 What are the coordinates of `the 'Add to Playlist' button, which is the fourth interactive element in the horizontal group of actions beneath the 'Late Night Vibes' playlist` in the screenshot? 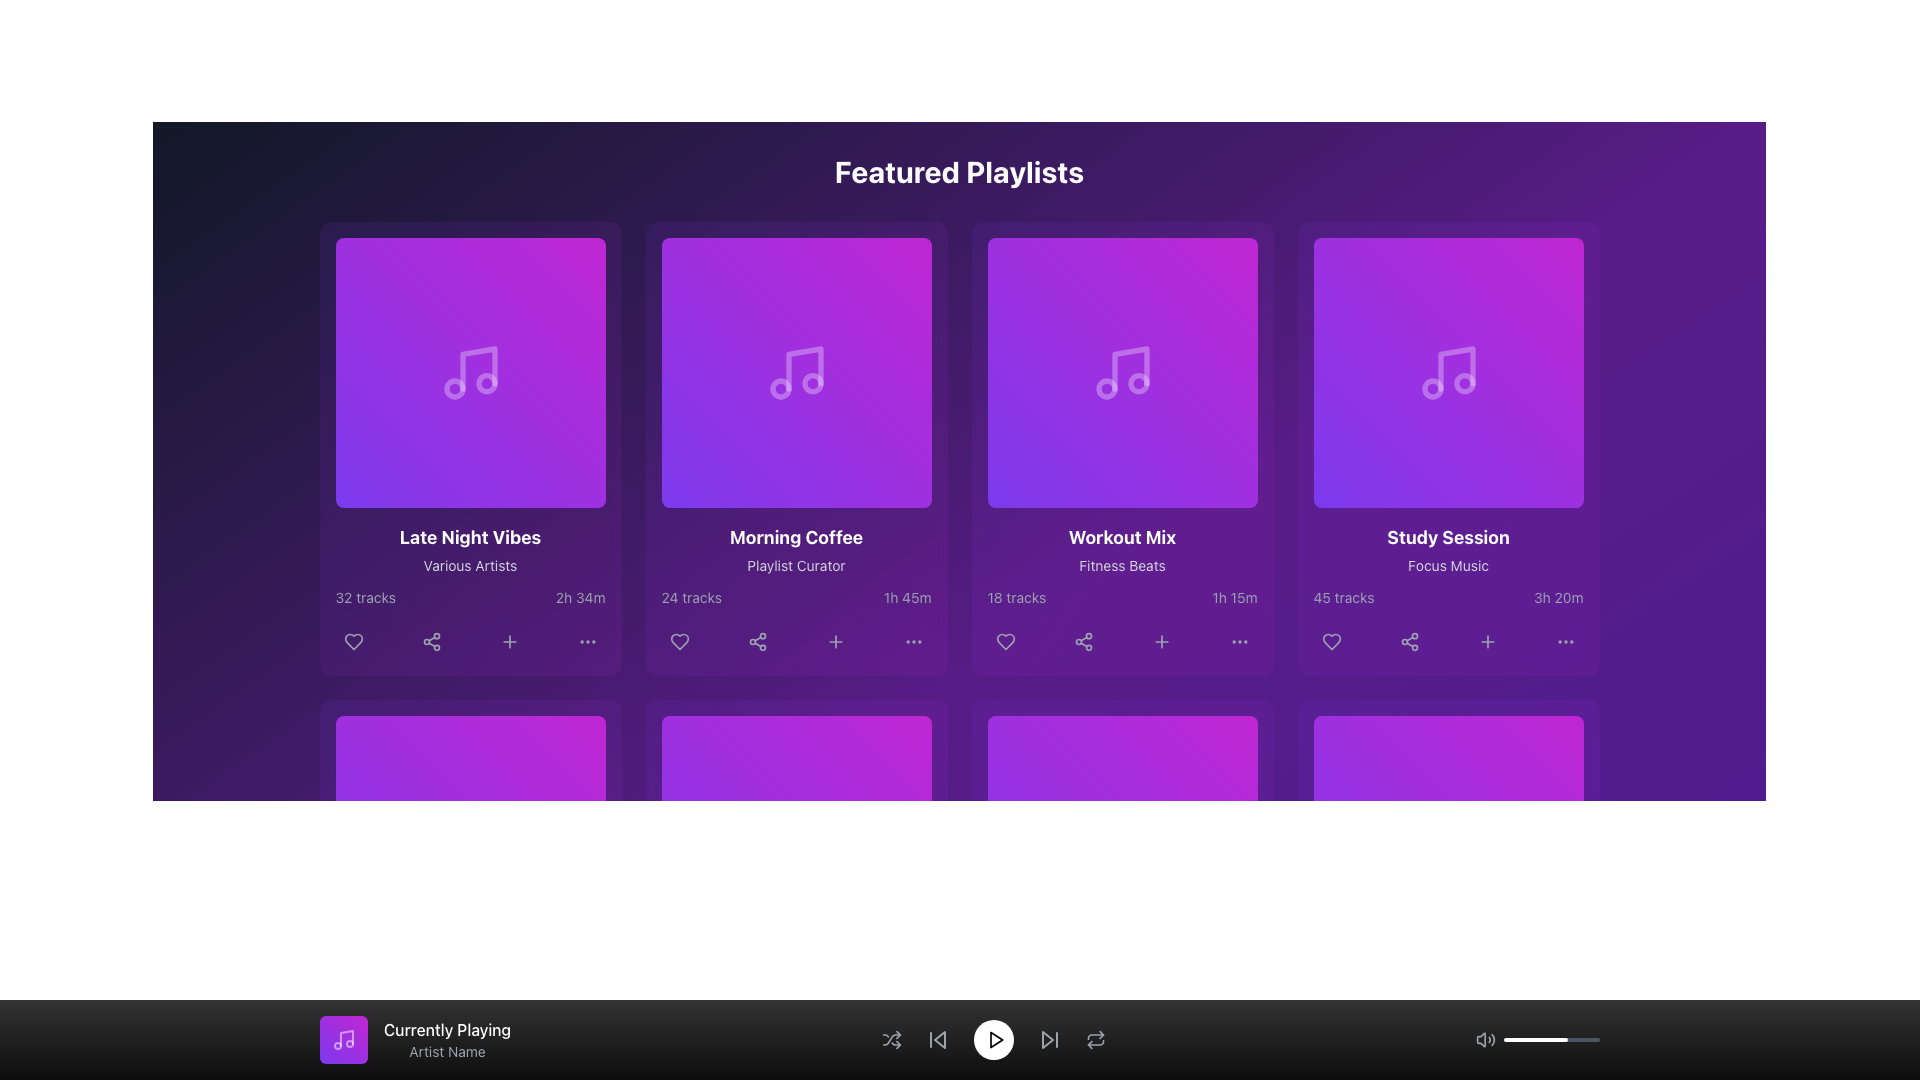 It's located at (509, 641).